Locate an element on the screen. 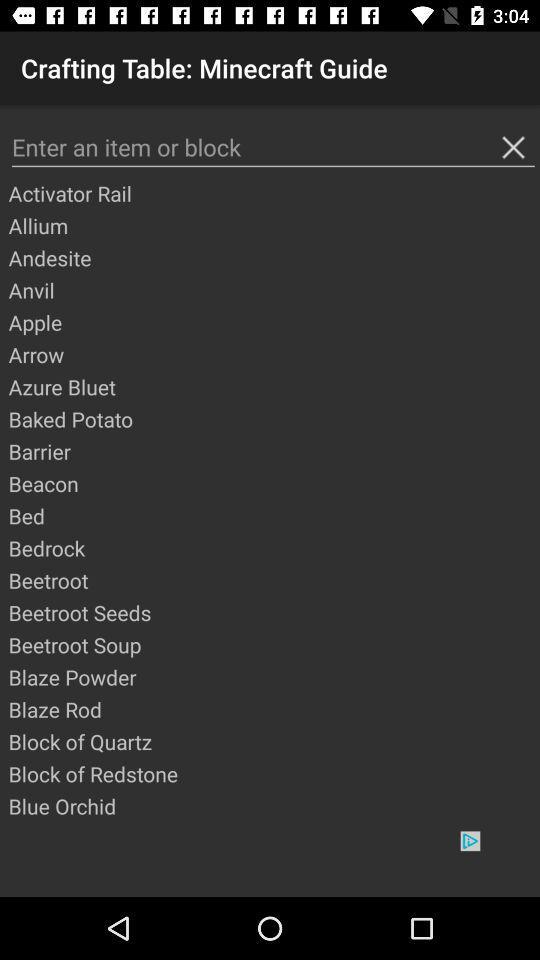  activator rail app is located at coordinates (272, 193).